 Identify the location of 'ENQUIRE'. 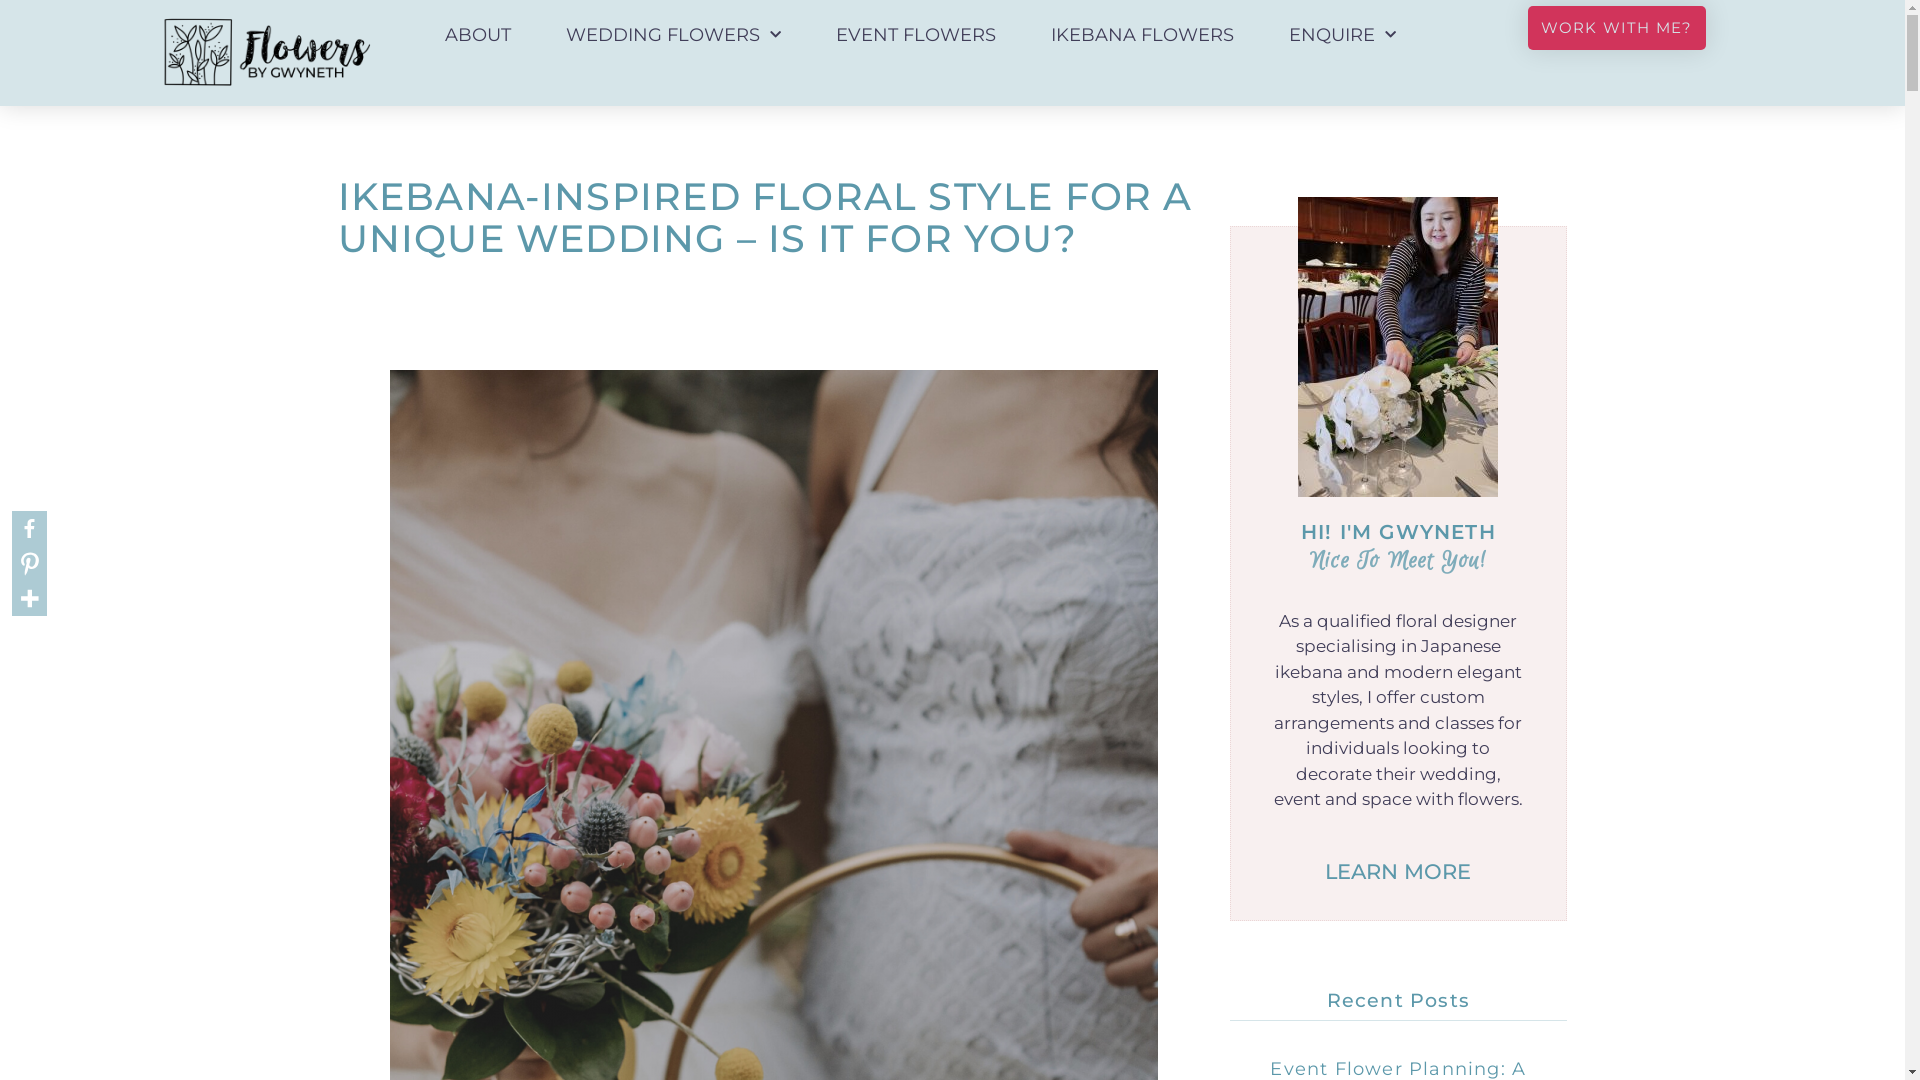
(1267, 34).